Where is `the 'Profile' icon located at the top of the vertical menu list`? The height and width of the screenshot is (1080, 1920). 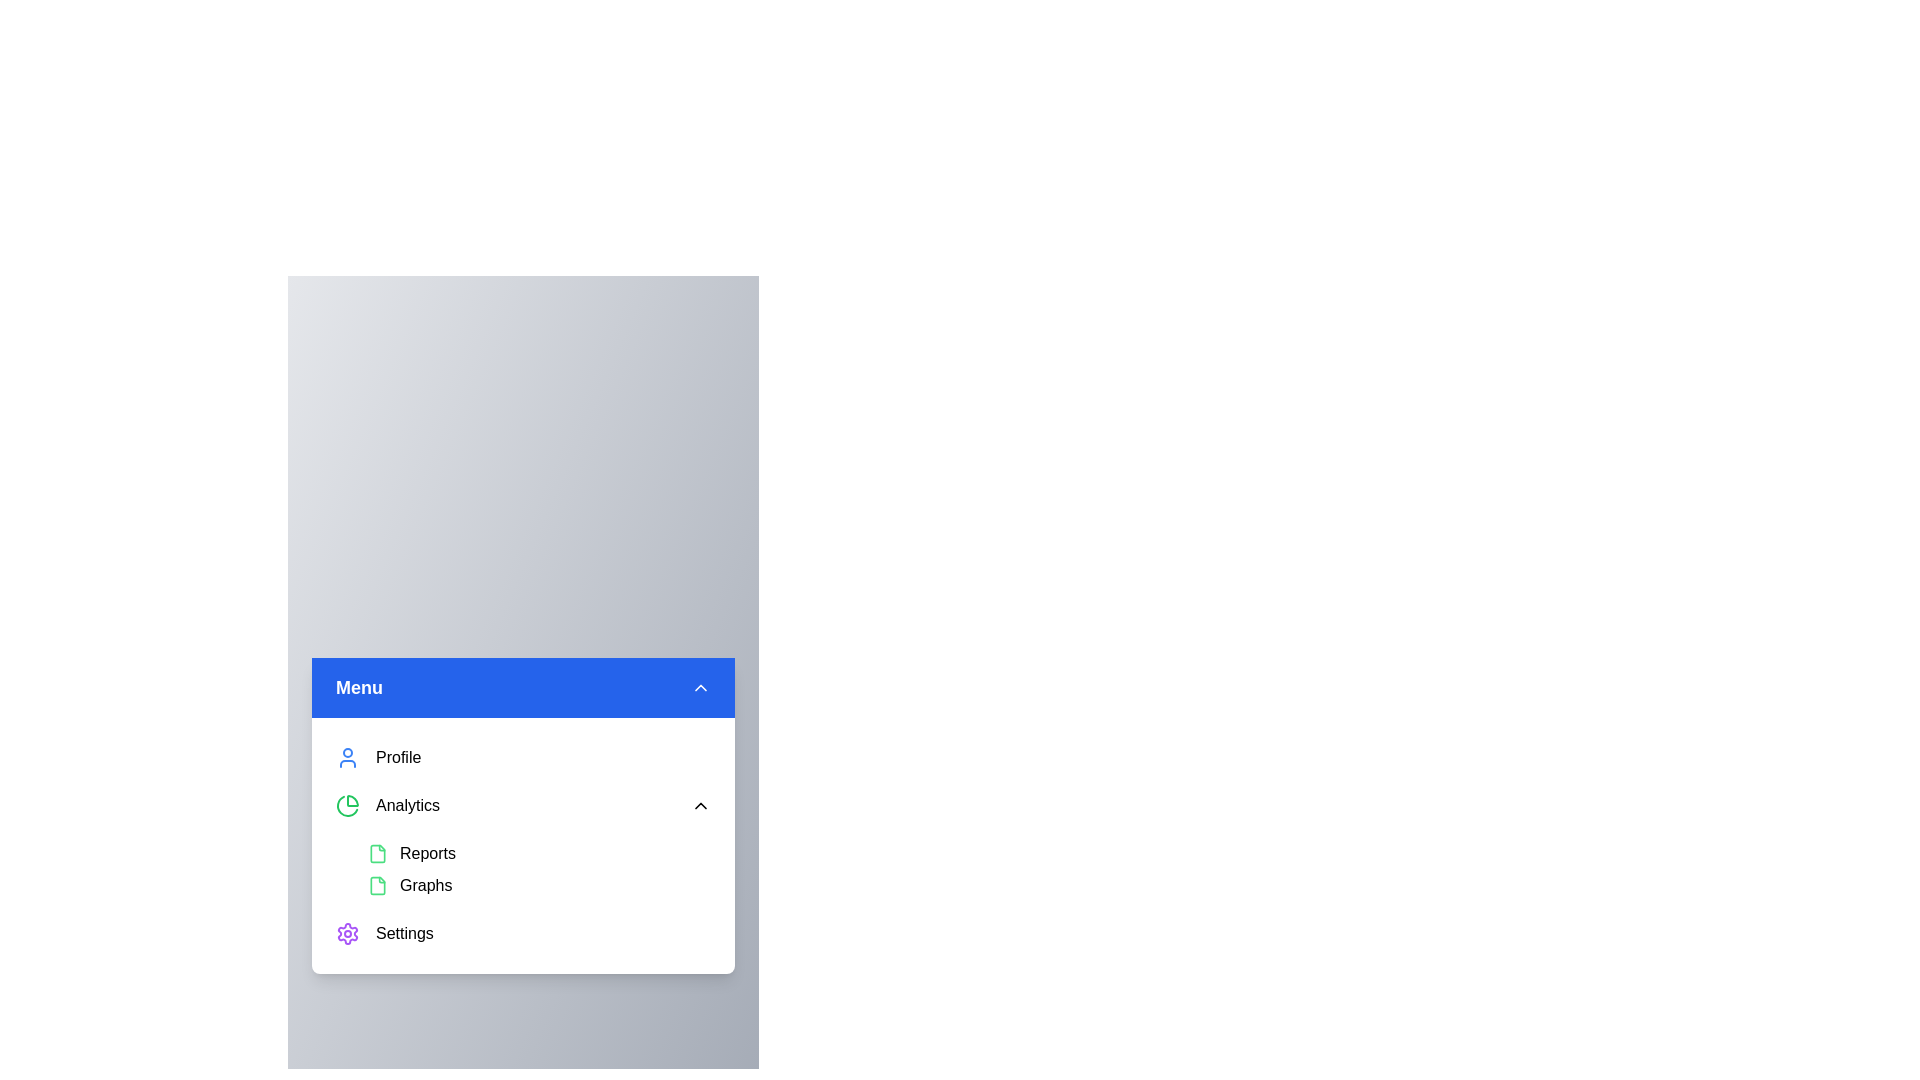 the 'Profile' icon located at the top of the vertical menu list is located at coordinates (347, 758).